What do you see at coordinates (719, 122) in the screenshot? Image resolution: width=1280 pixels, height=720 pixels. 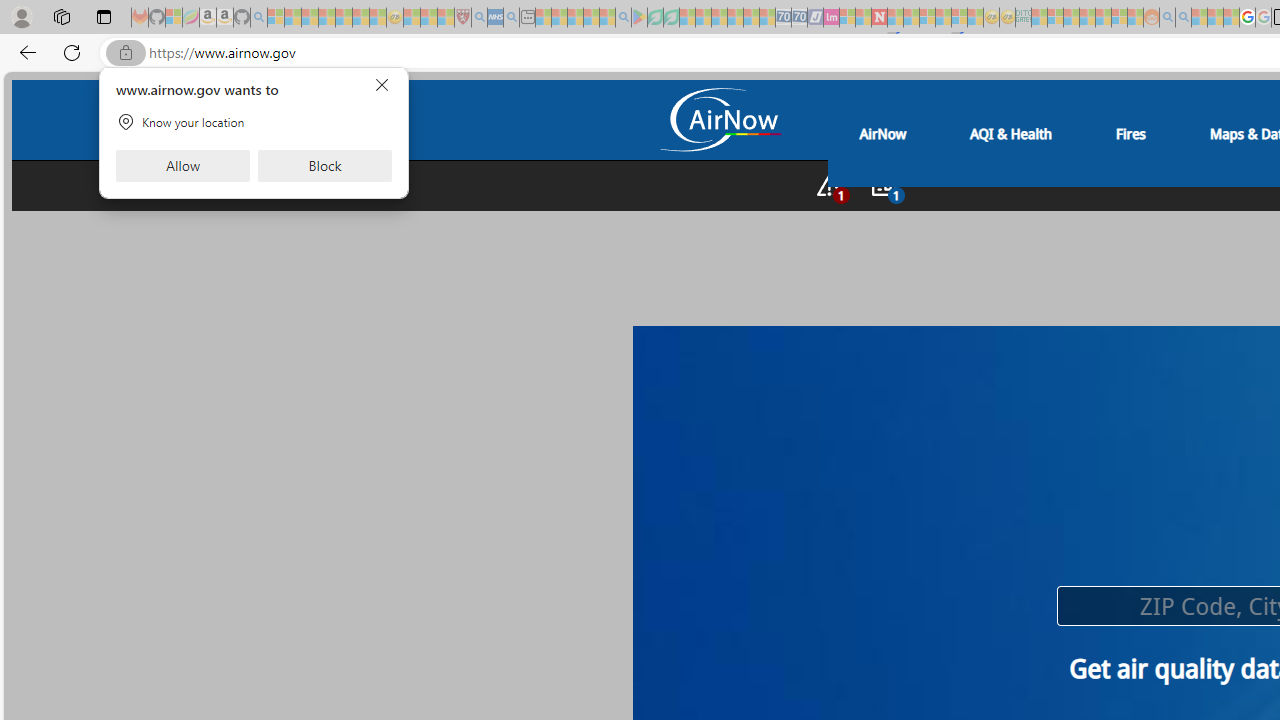 I see `'Air Now Logo'` at bounding box center [719, 122].